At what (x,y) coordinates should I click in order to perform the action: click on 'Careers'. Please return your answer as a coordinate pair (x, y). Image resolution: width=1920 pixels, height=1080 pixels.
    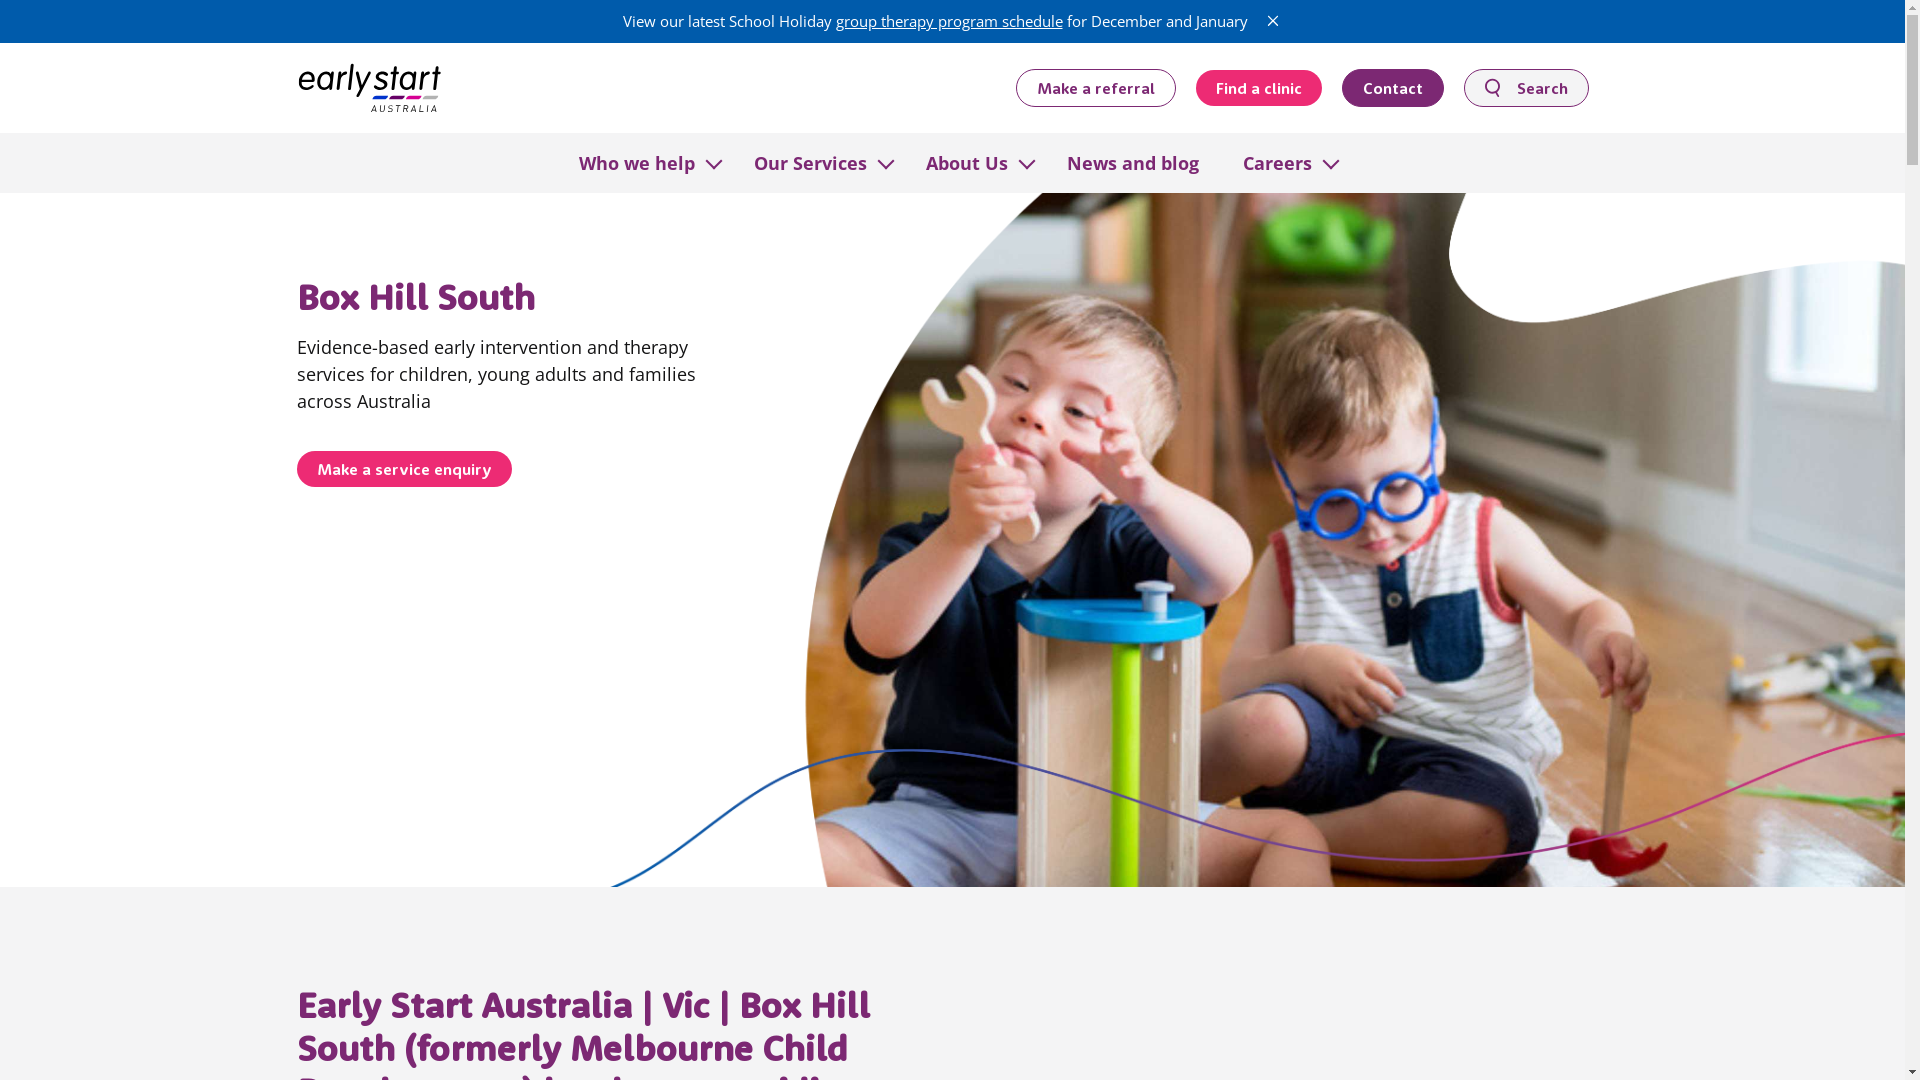
    Looking at the image, I should click on (1275, 161).